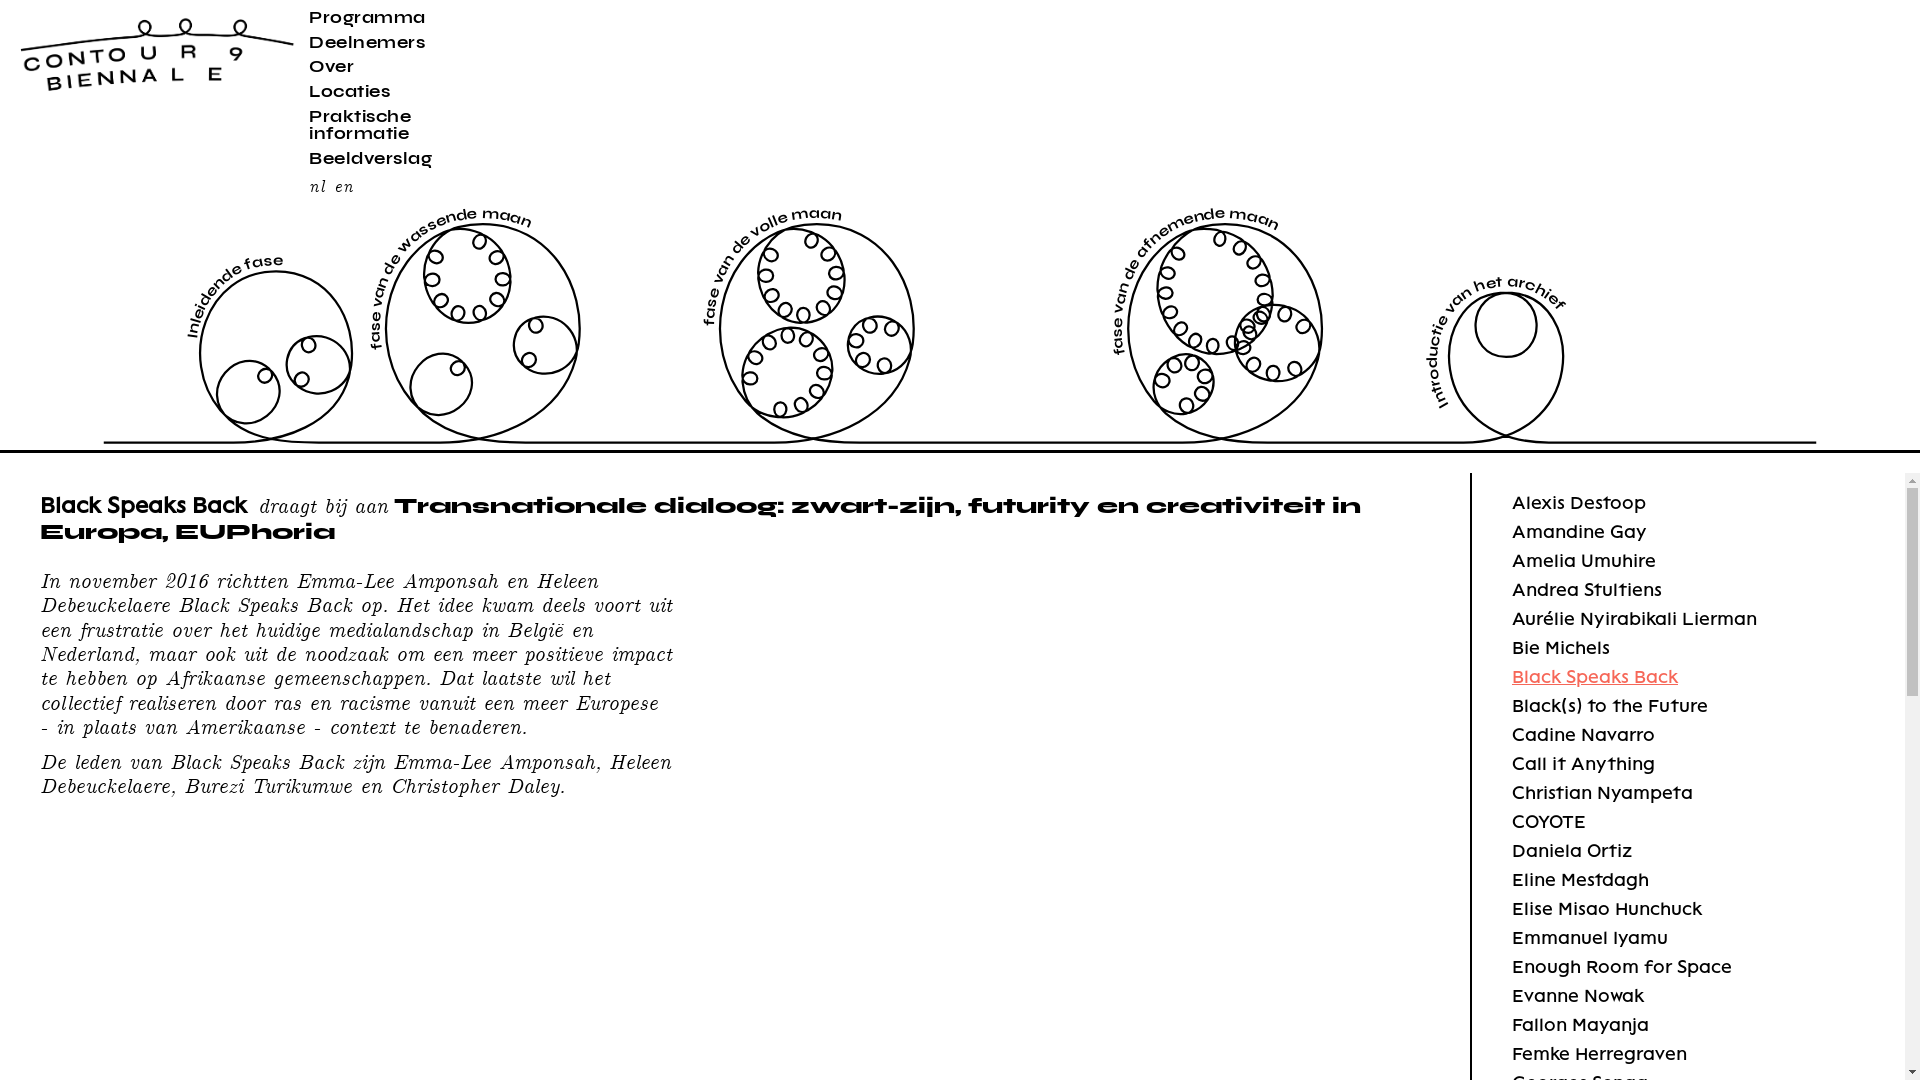  What do you see at coordinates (360, 124) in the screenshot?
I see `'Praktische informatie'` at bounding box center [360, 124].